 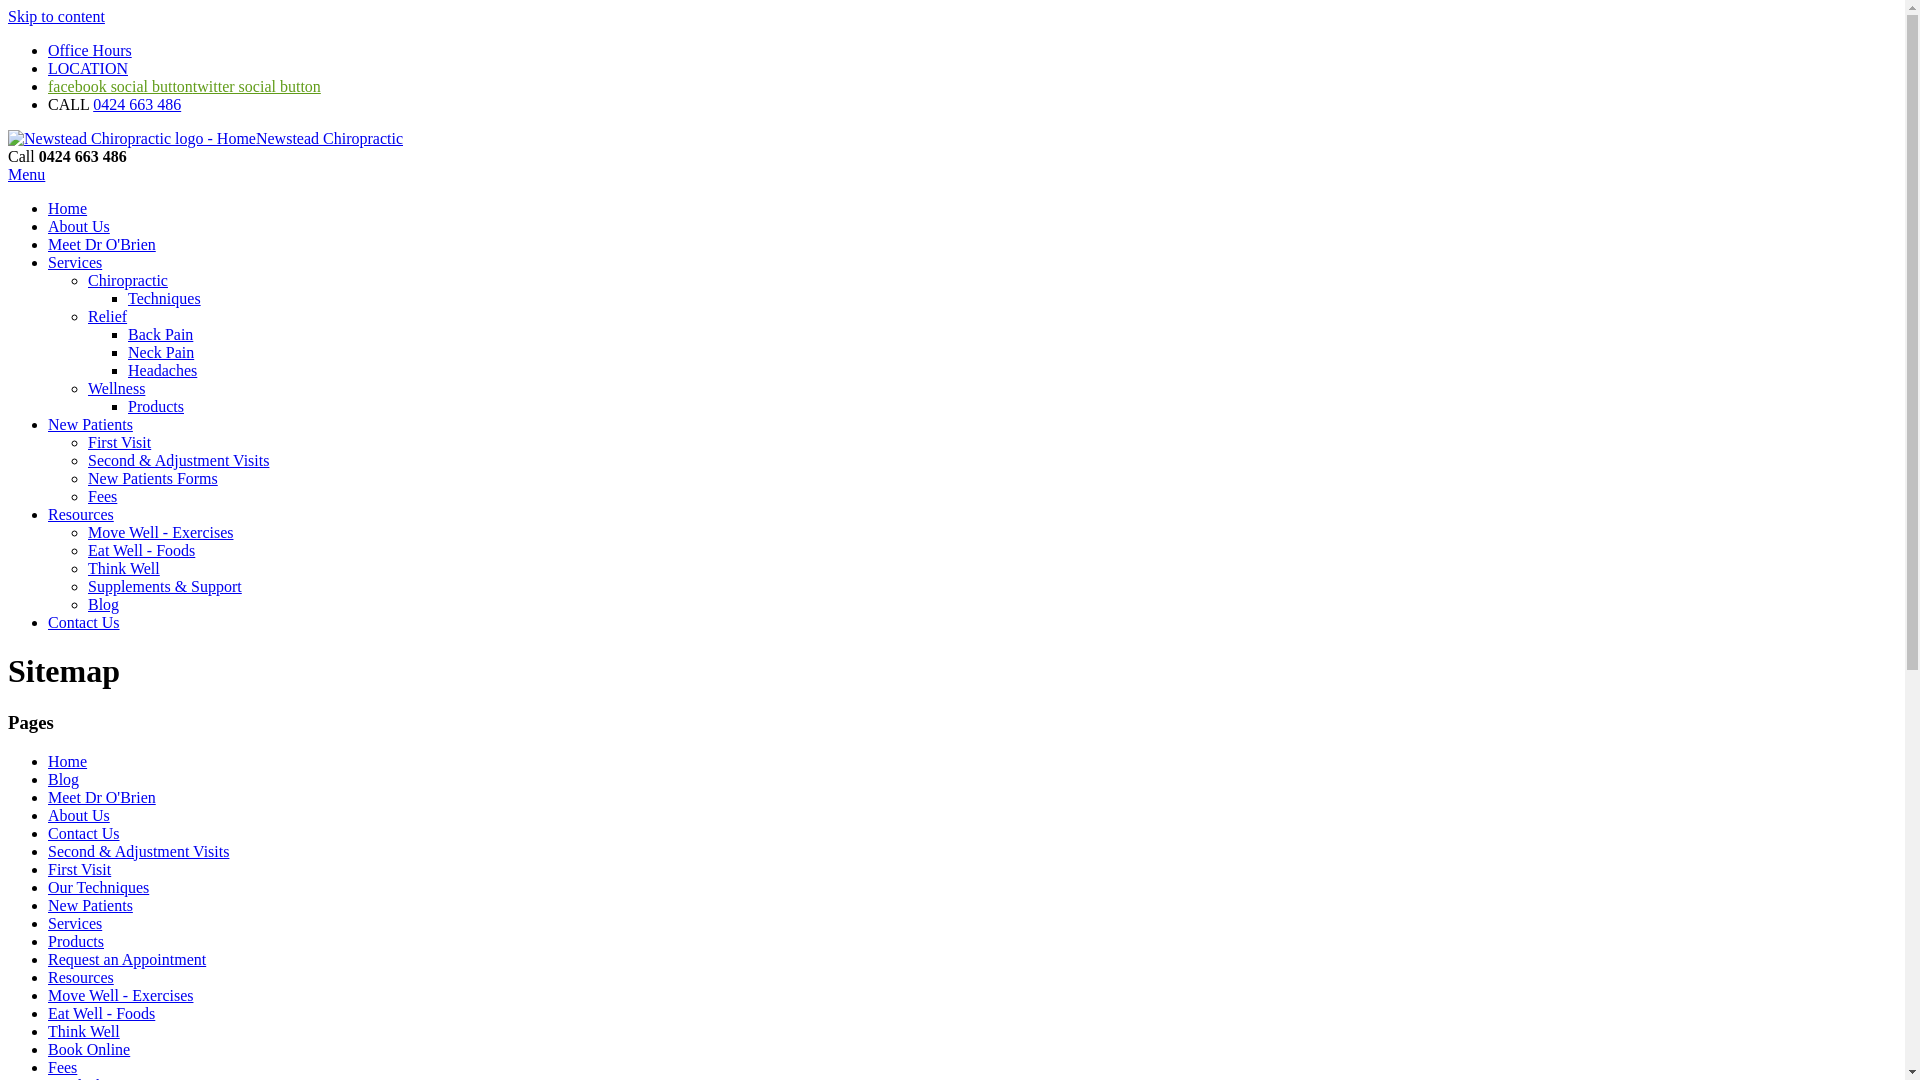 I want to click on 'Request an Appointment', so click(x=125, y=958).